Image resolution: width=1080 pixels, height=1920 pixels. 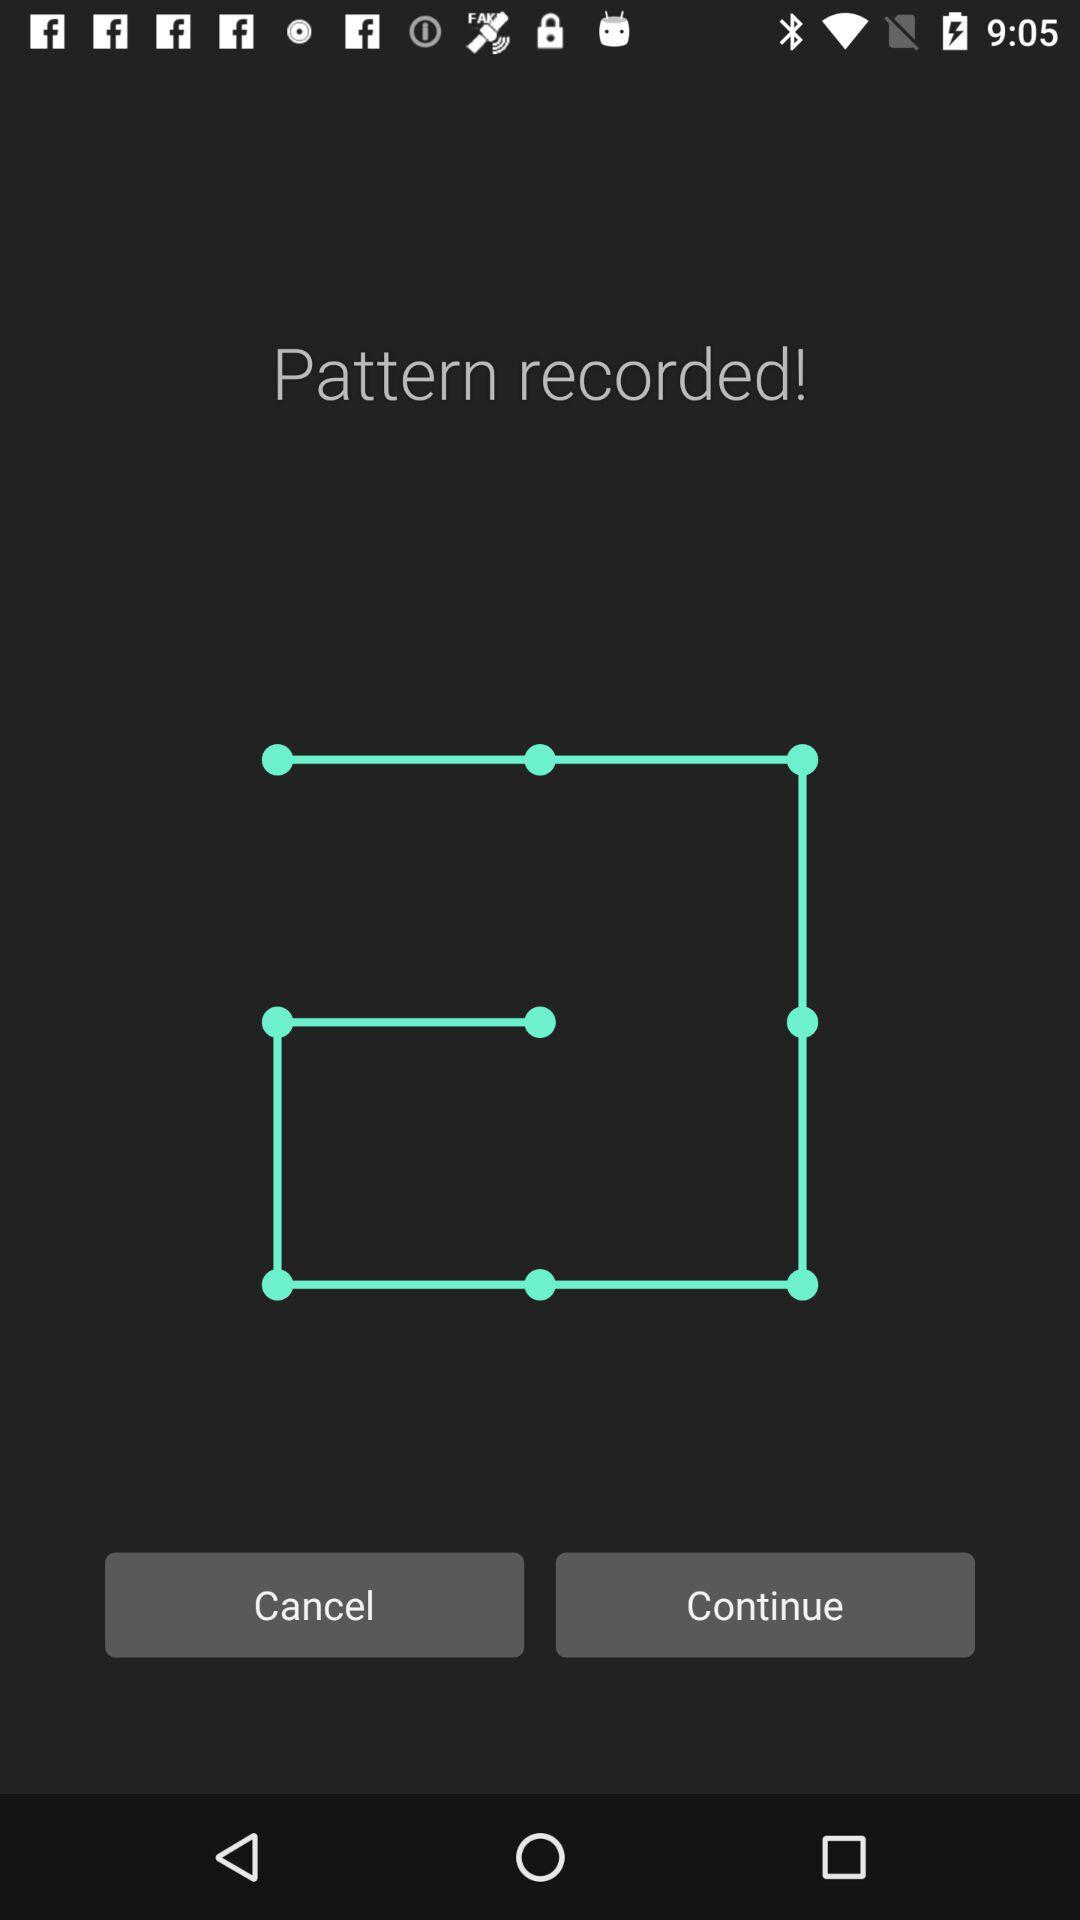 What do you see at coordinates (765, 1604) in the screenshot?
I see `continue` at bounding box center [765, 1604].